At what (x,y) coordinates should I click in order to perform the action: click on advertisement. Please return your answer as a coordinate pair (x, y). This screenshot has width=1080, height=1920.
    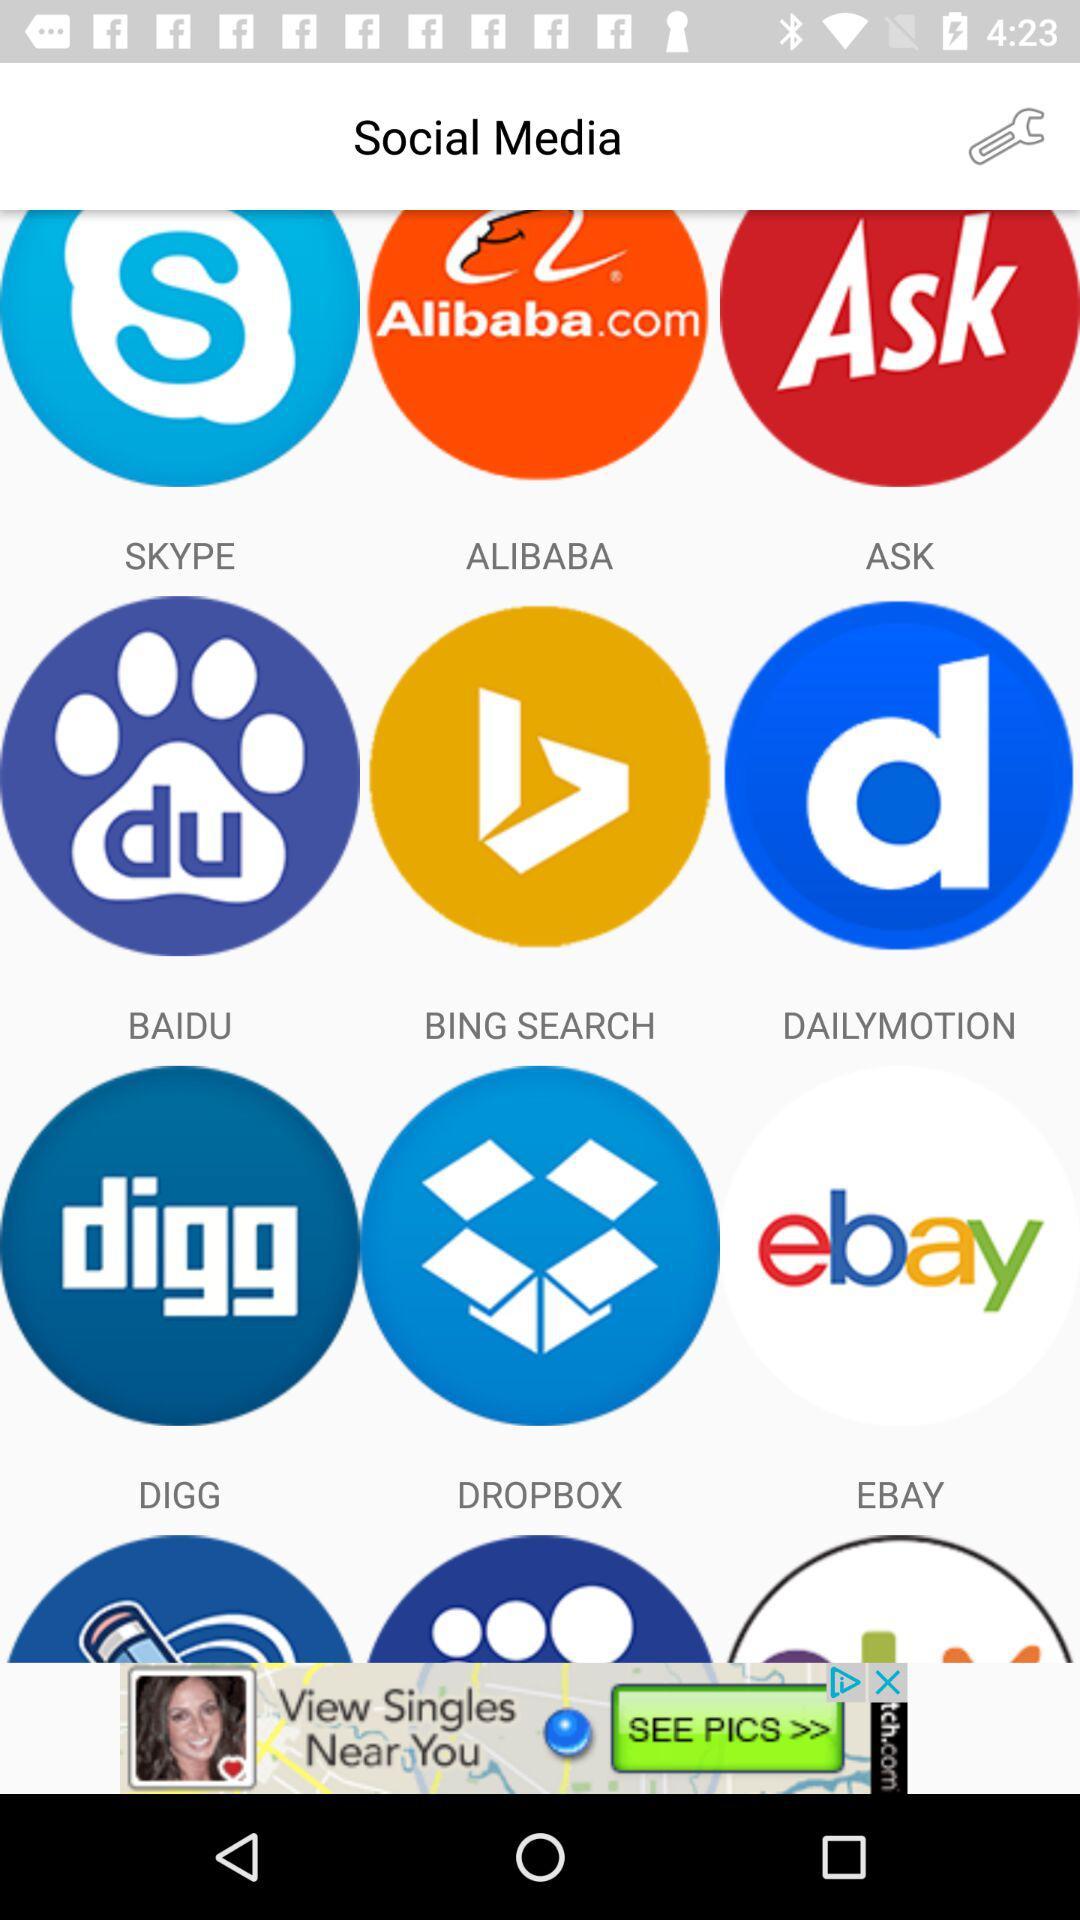
    Looking at the image, I should click on (540, 1727).